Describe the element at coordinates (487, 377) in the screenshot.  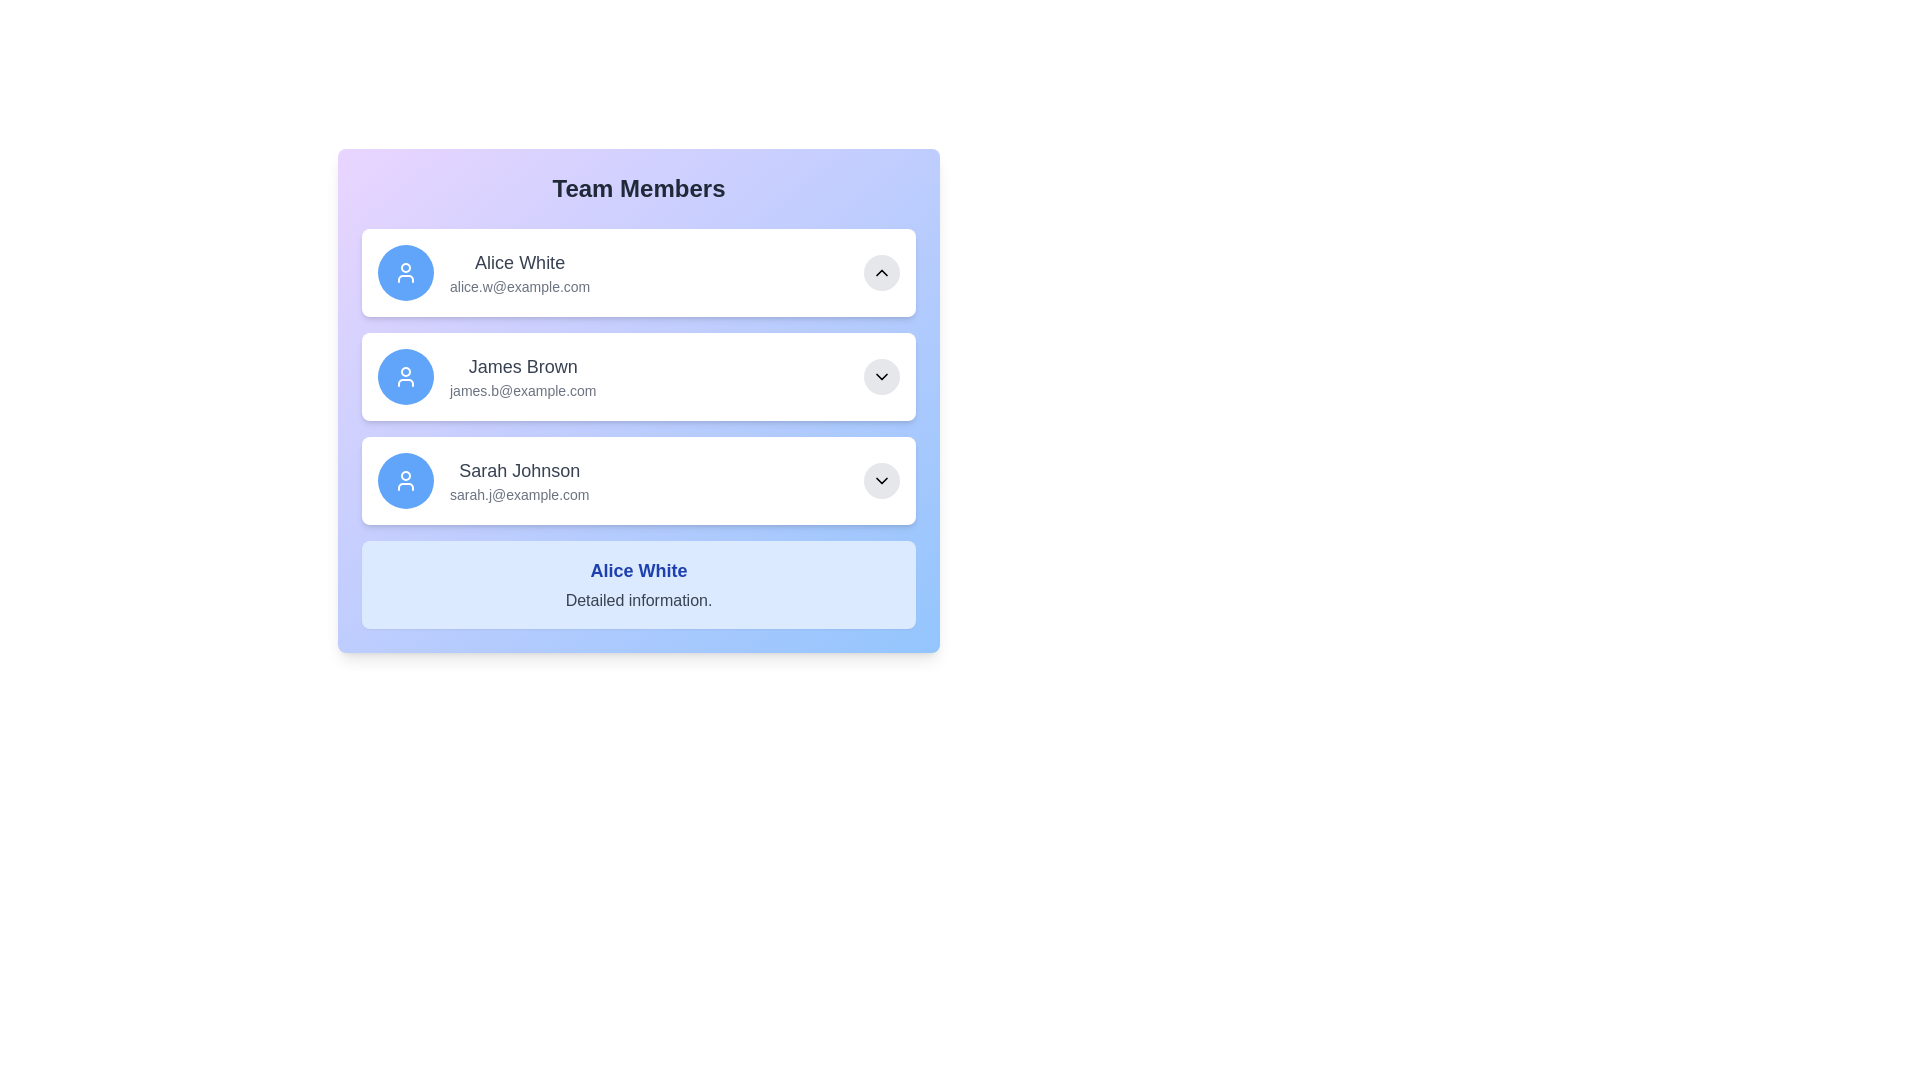
I see `the informational list entry displaying 'James Brown' and 'james.b@example.com'` at that location.